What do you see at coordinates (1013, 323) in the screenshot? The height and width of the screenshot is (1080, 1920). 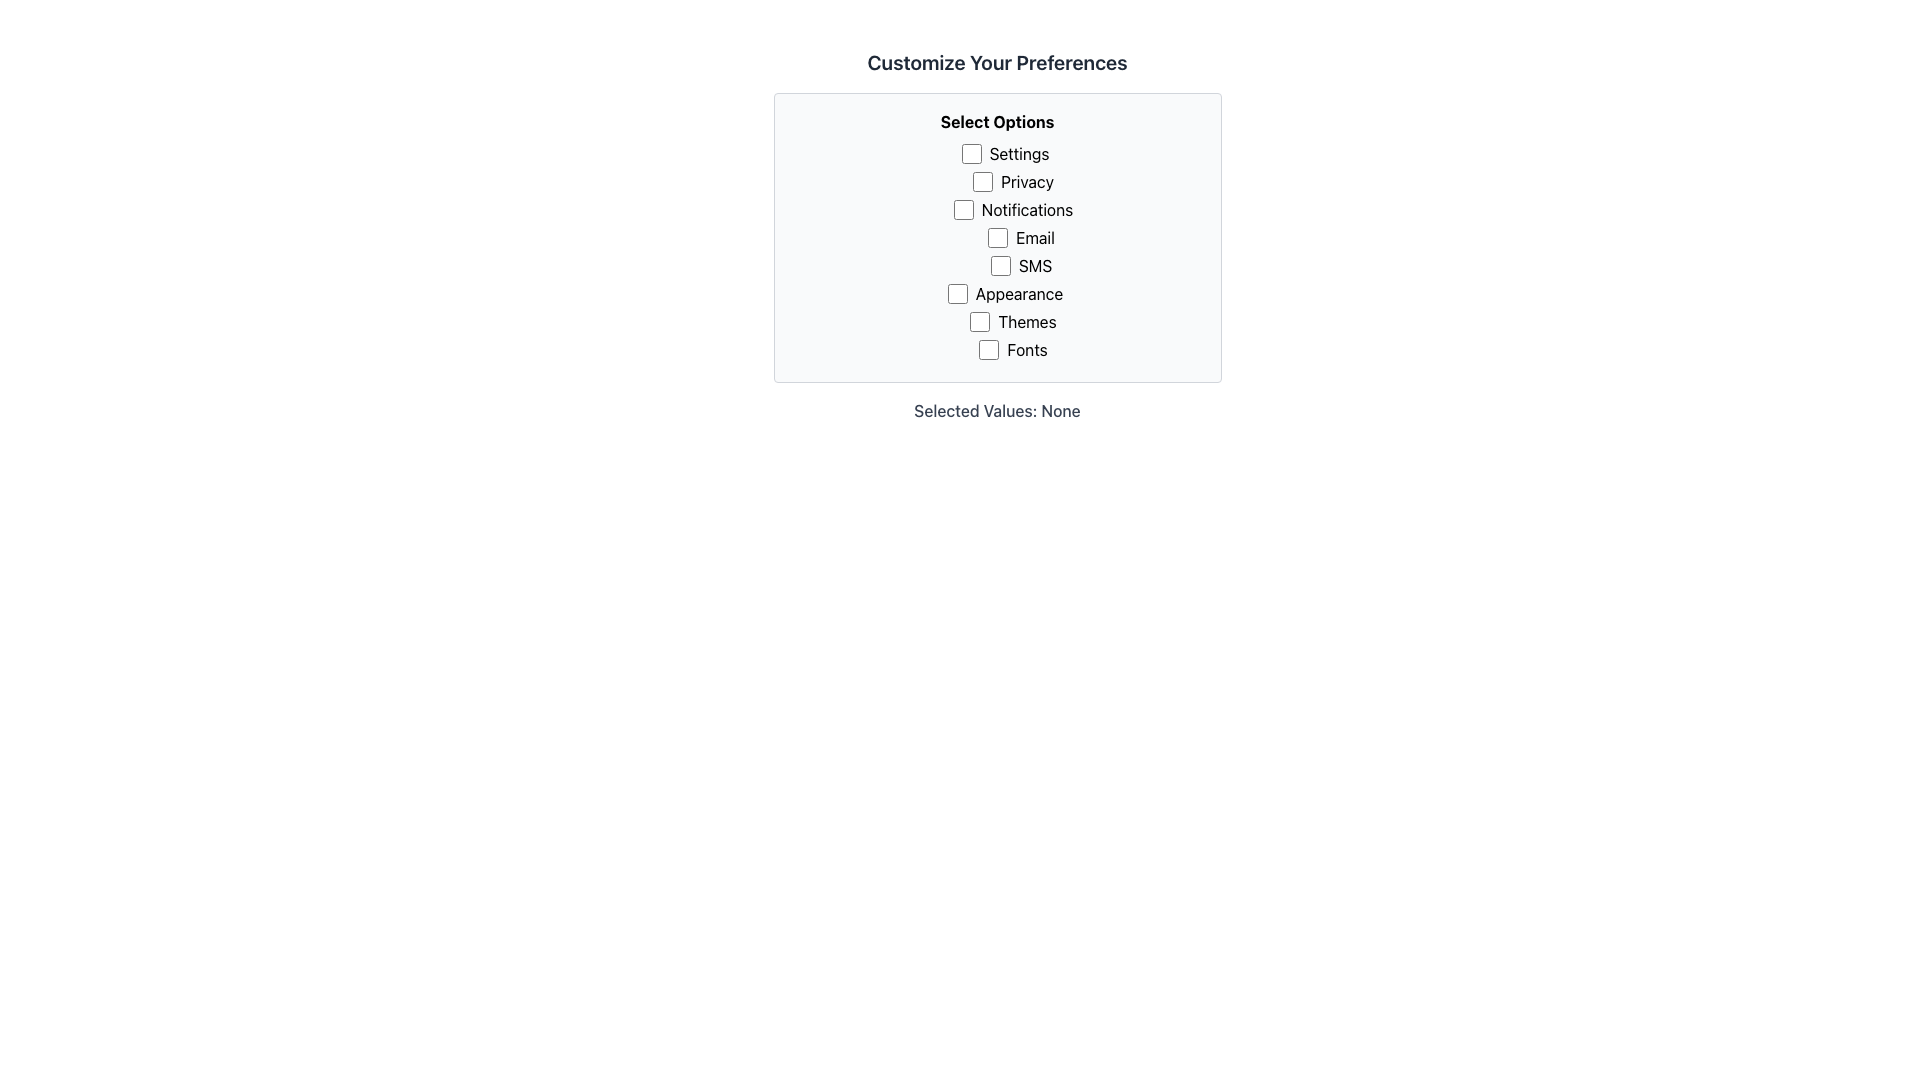 I see `text label for the selectable feature related to 'Themes' located in the middle right section of the interface, positioned below 'Appearance' and above 'Fonts'` at bounding box center [1013, 323].